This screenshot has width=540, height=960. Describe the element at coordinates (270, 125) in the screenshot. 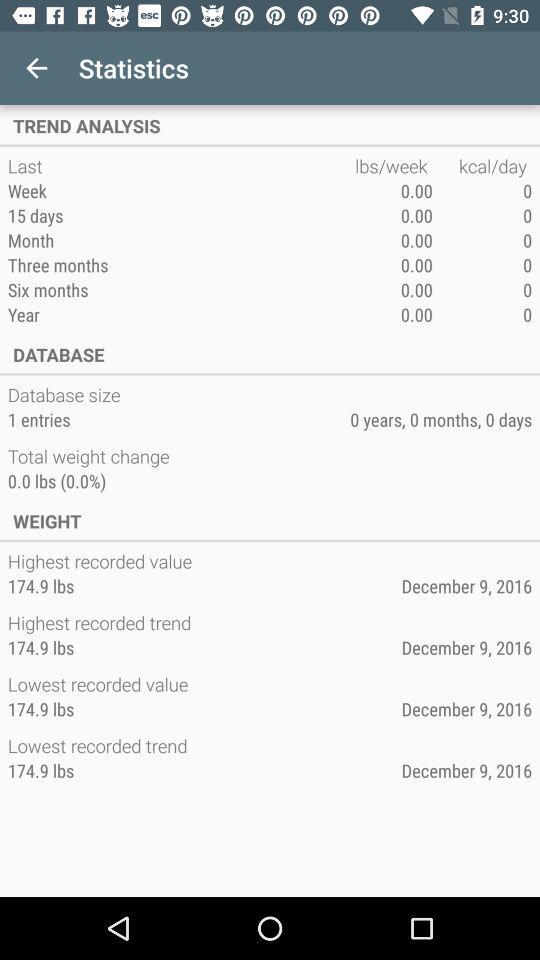

I see `item above the last item` at that location.